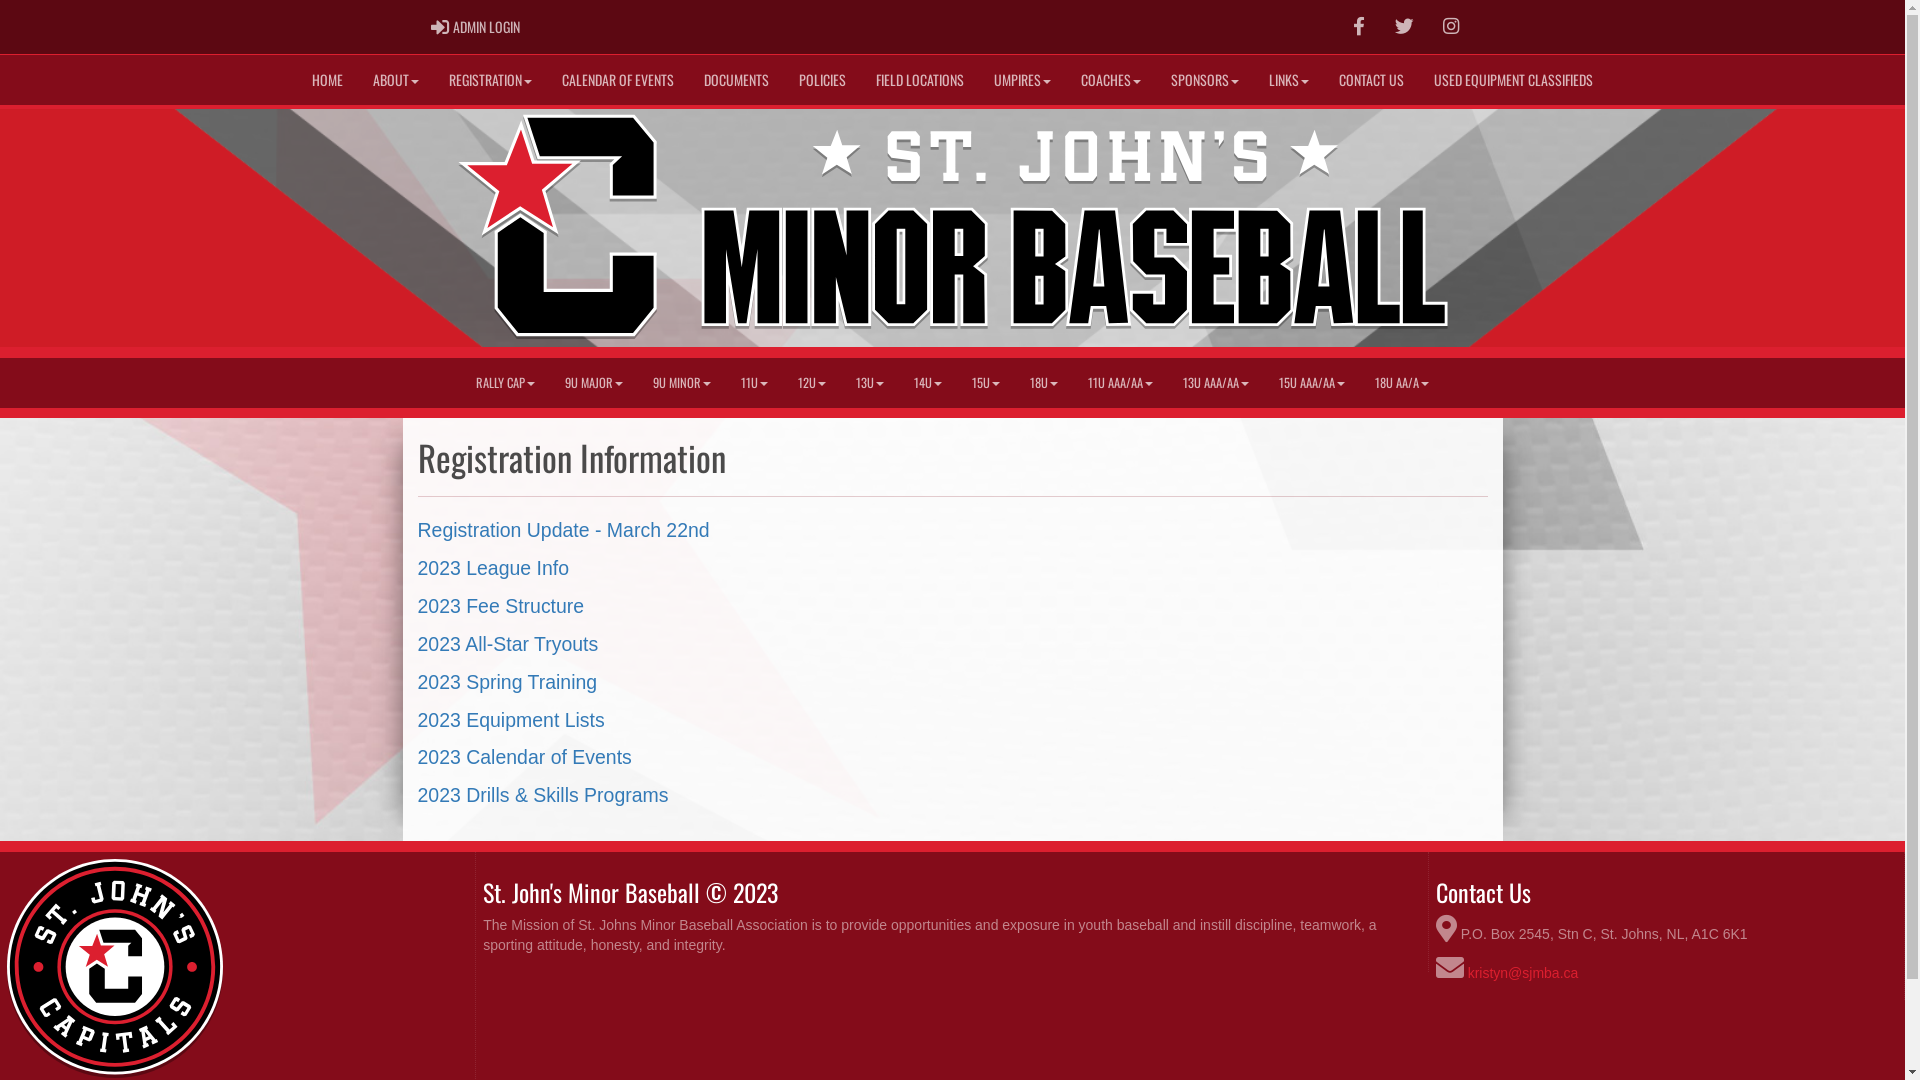 The width and height of the screenshot is (1920, 1080). What do you see at coordinates (1156, 79) in the screenshot?
I see `'SPONSORS'` at bounding box center [1156, 79].